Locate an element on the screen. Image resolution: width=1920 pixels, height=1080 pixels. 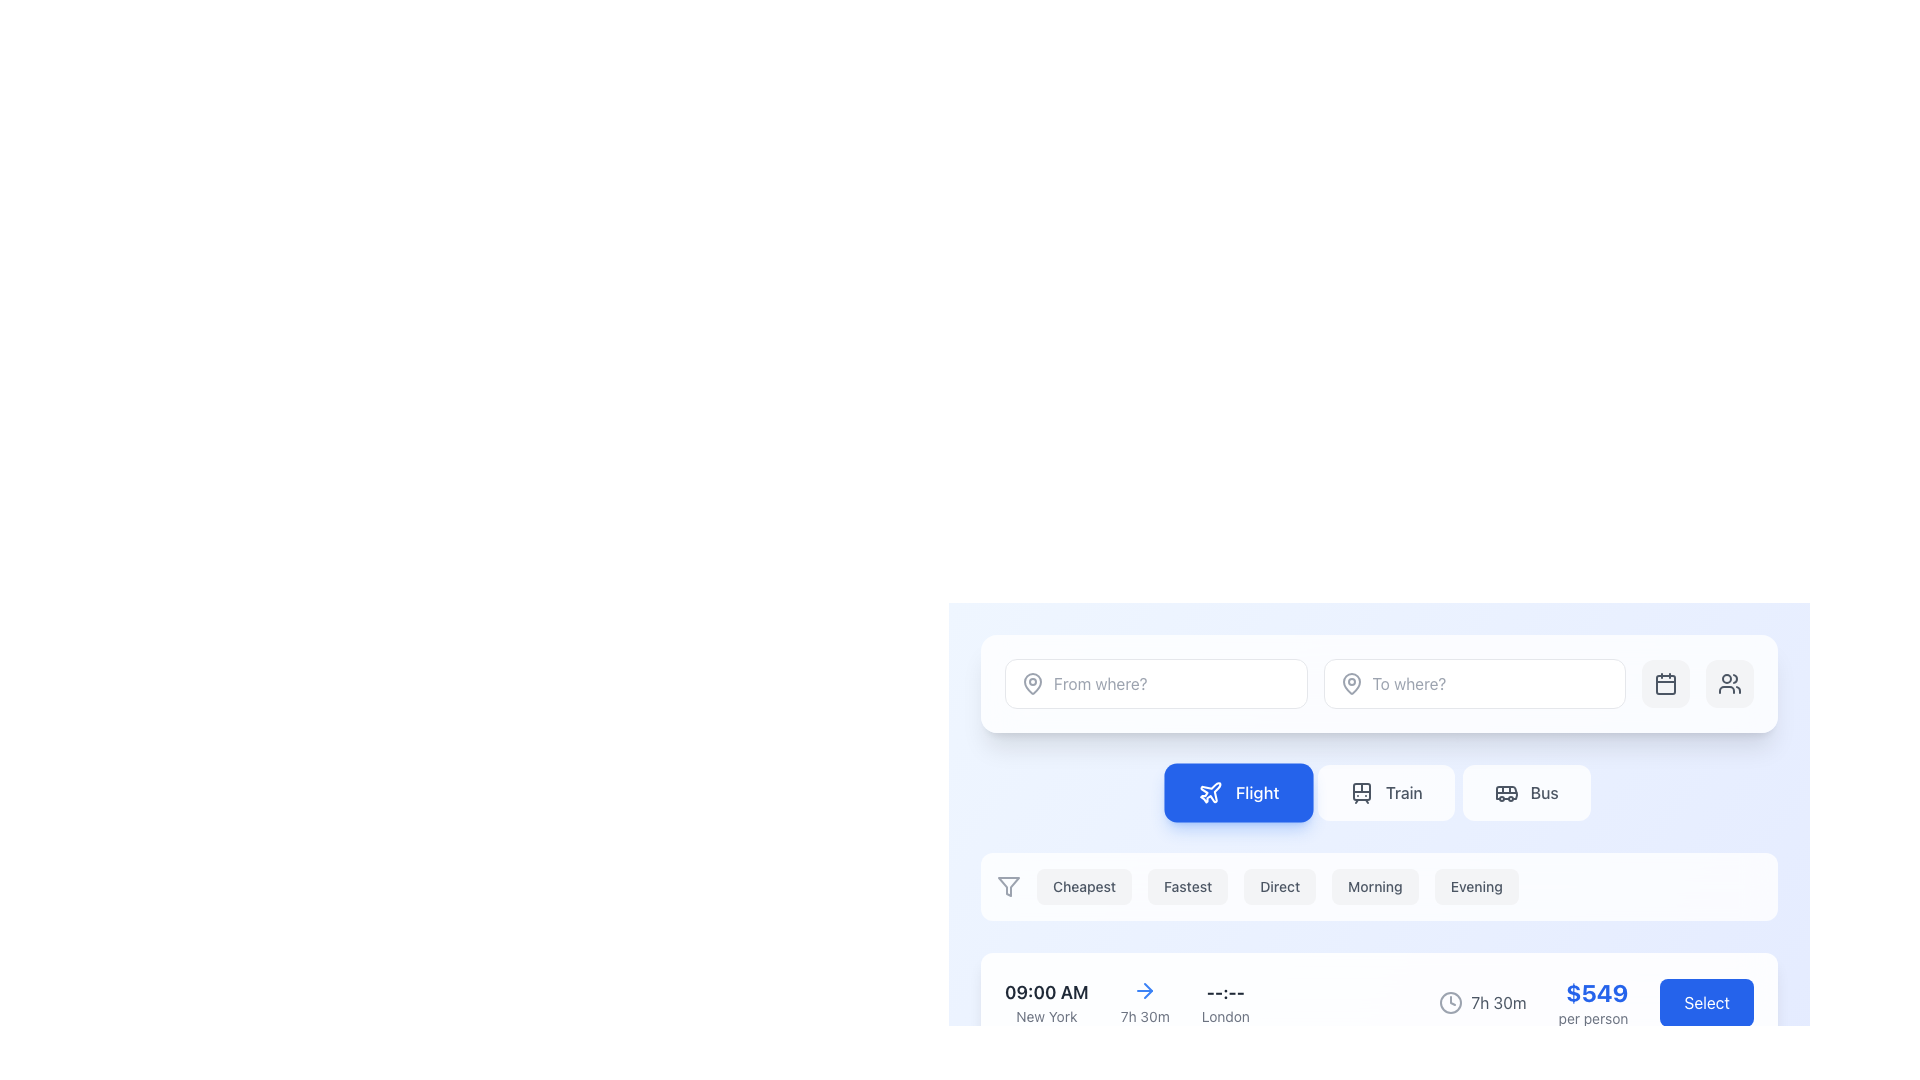
to select the first flight option in the interactive card displaying flight details with departure time '09:00 AM' from New York to London is located at coordinates (1378, 1002).